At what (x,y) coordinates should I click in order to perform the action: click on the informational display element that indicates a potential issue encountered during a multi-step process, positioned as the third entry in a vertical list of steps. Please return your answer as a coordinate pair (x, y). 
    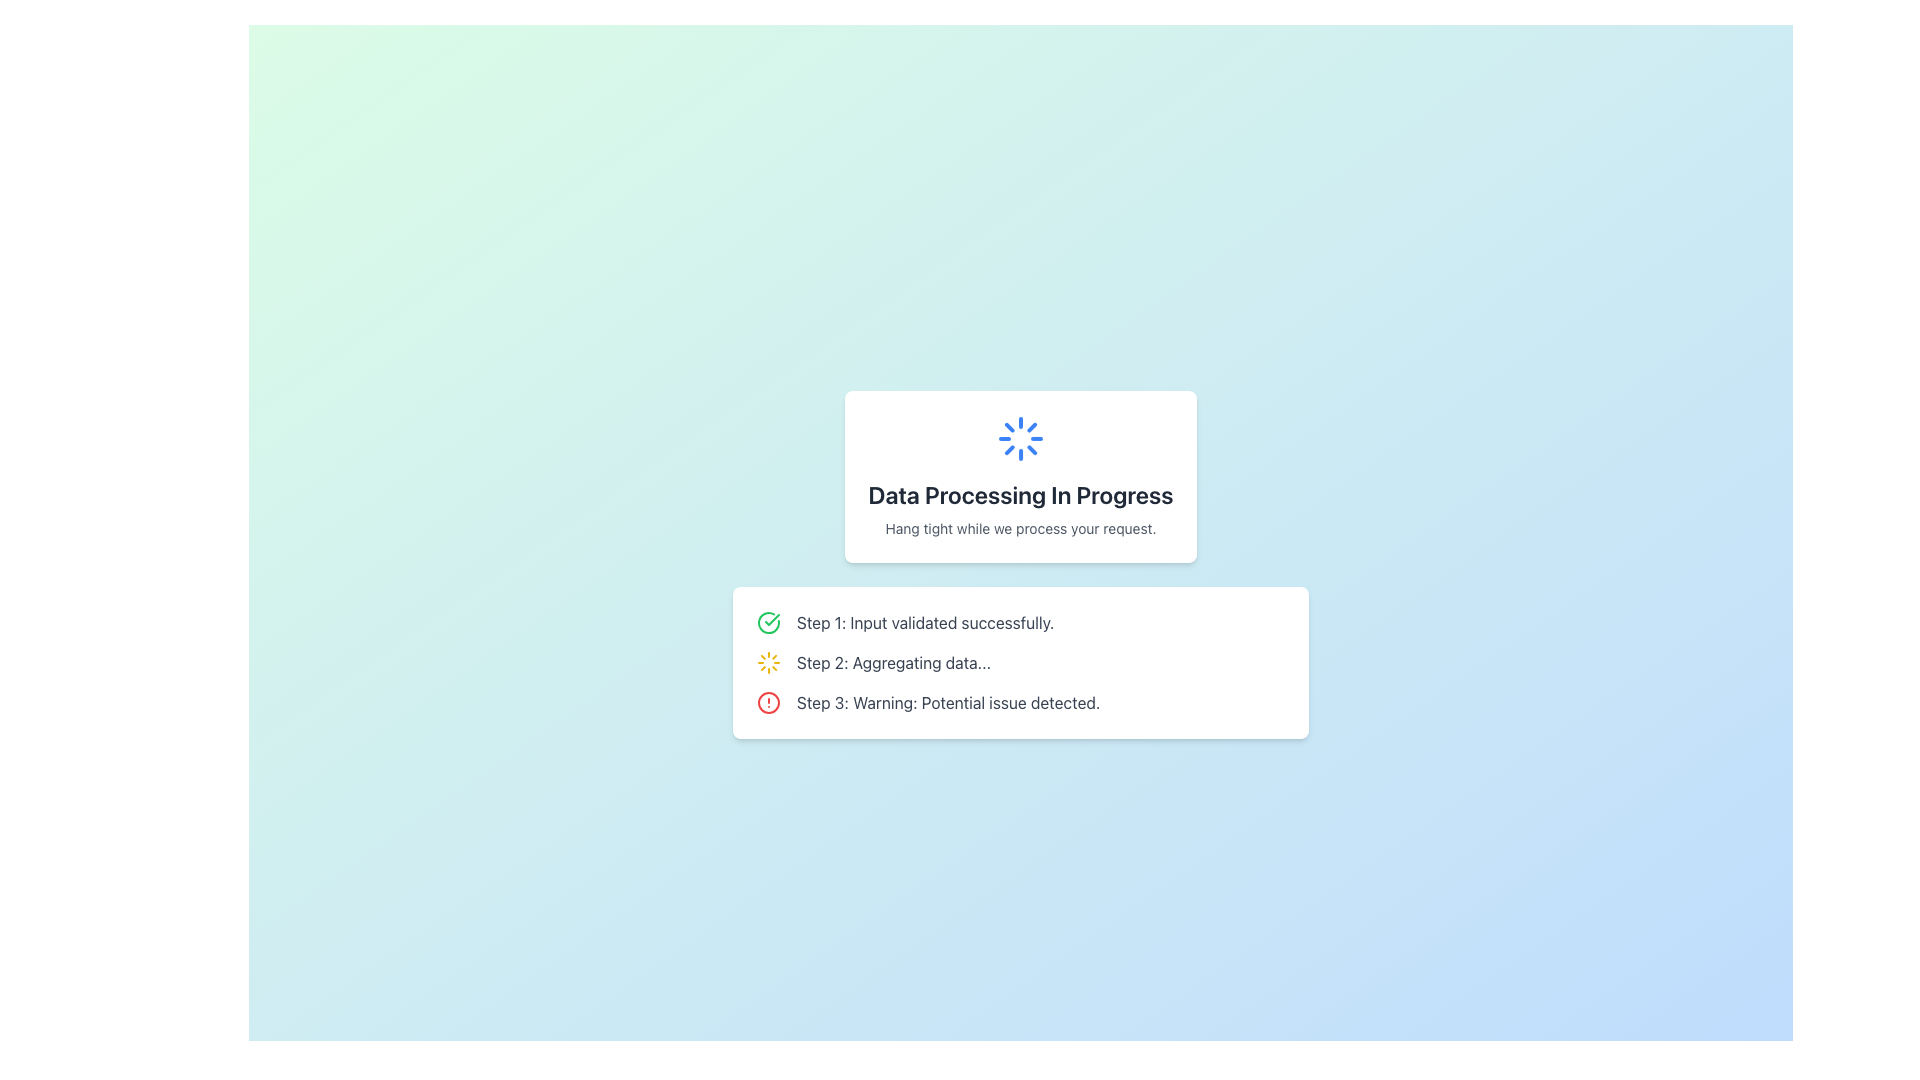
    Looking at the image, I should click on (1021, 701).